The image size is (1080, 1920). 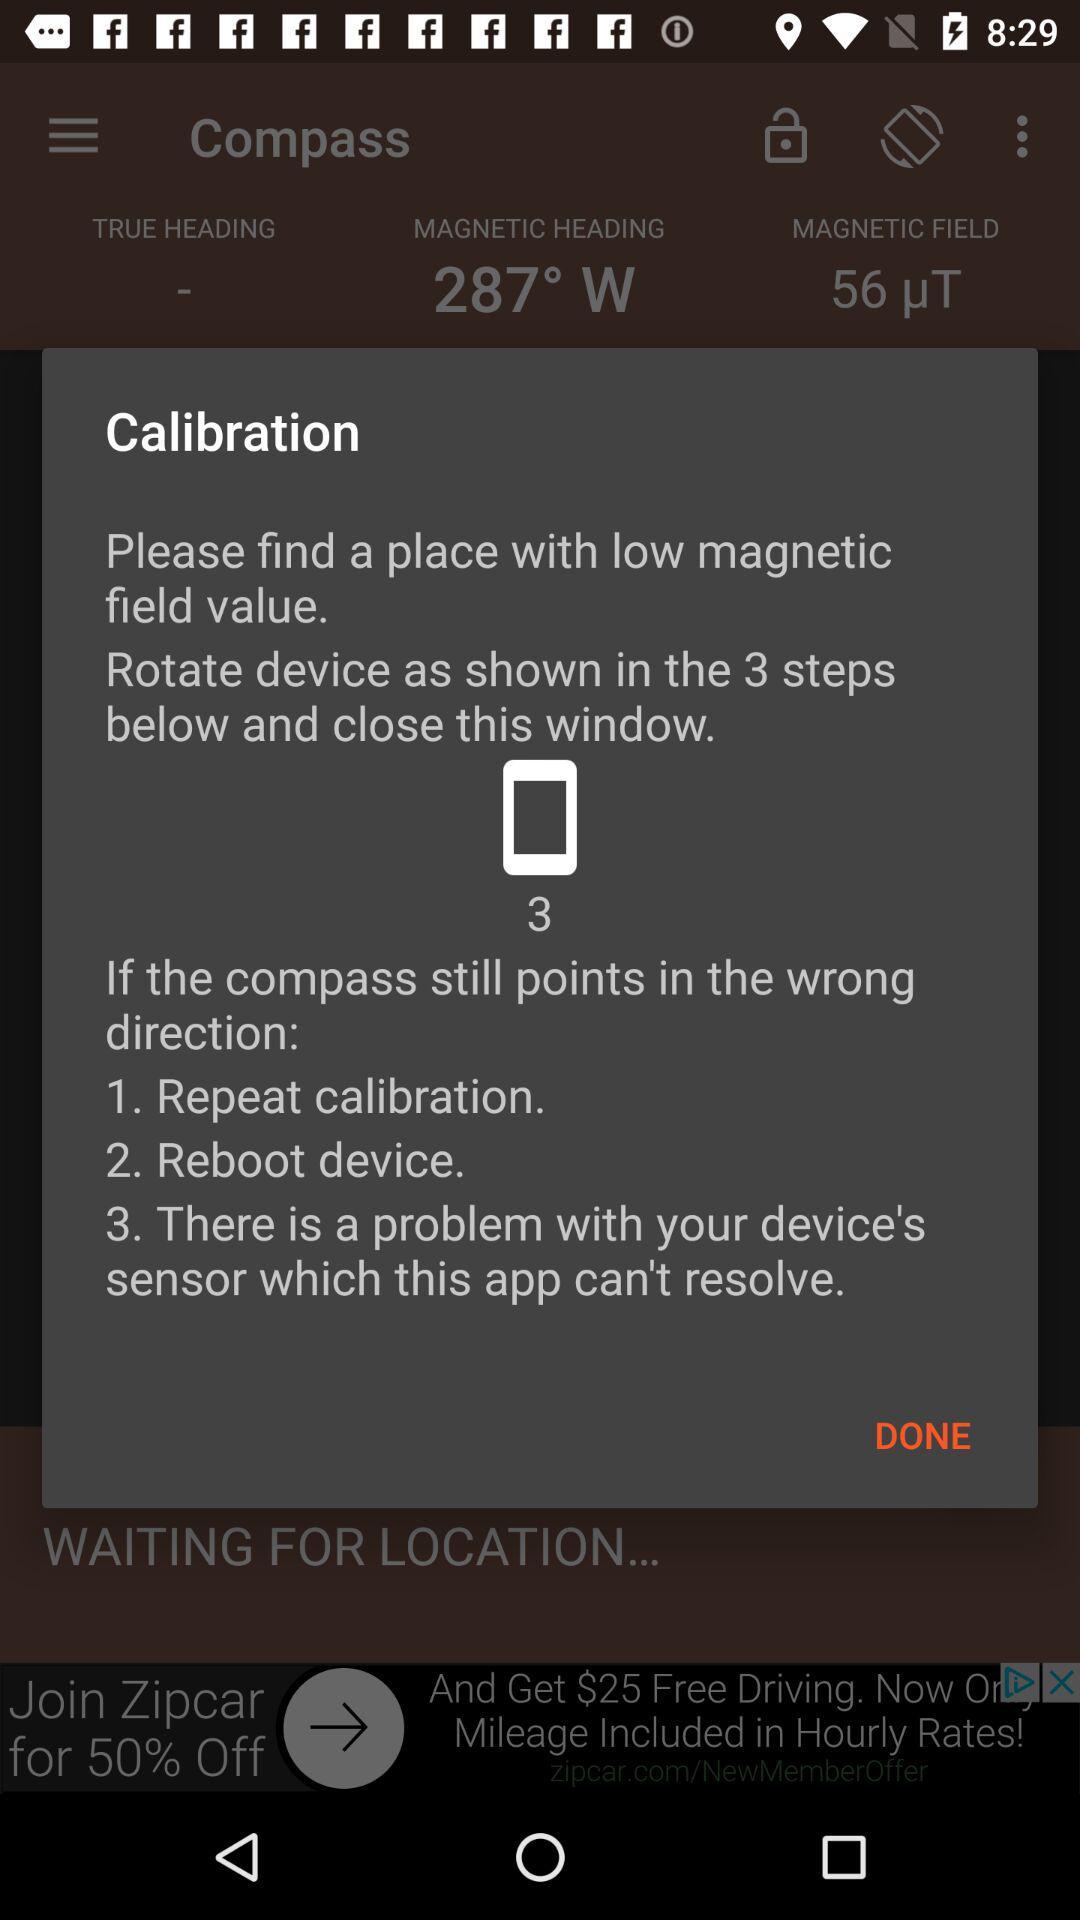 What do you see at coordinates (922, 1433) in the screenshot?
I see `the done` at bounding box center [922, 1433].